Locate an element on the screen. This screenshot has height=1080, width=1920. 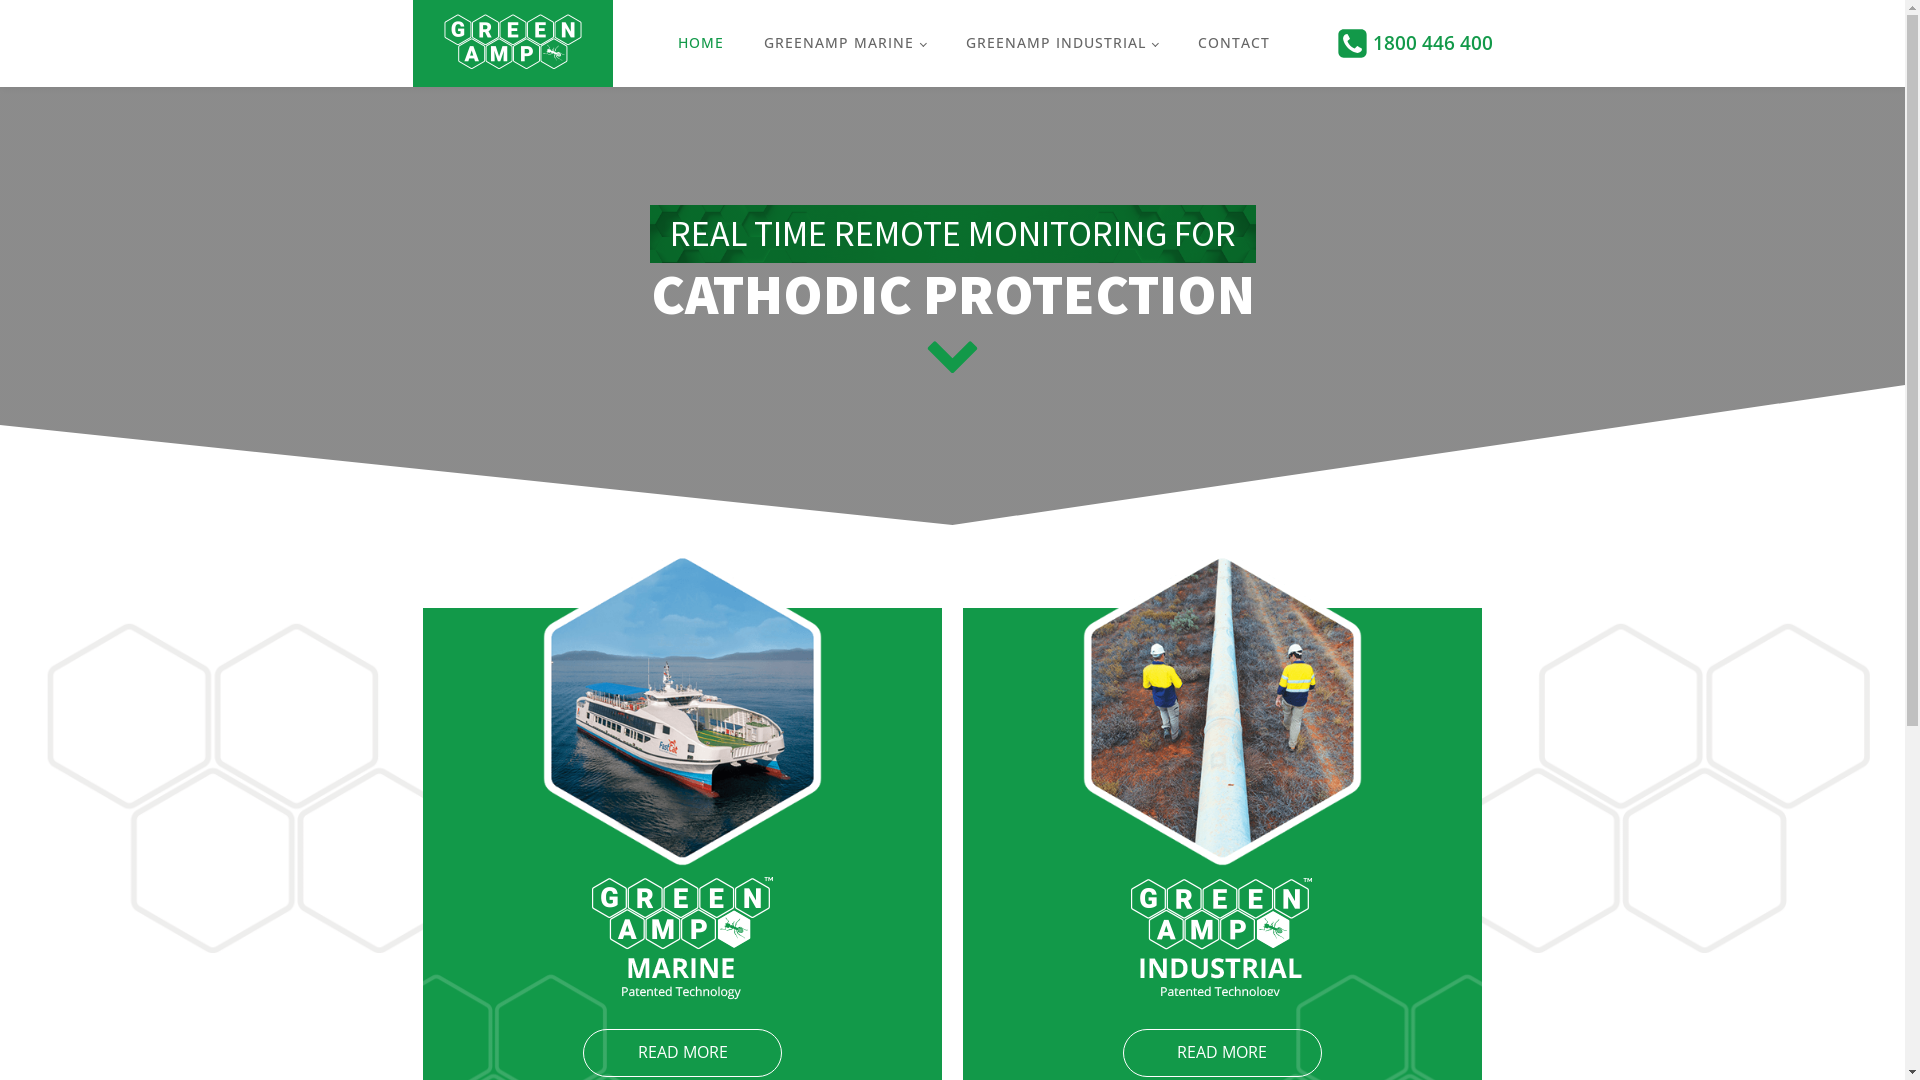
'GREENAMP MARINE' is located at coordinates (844, 42).